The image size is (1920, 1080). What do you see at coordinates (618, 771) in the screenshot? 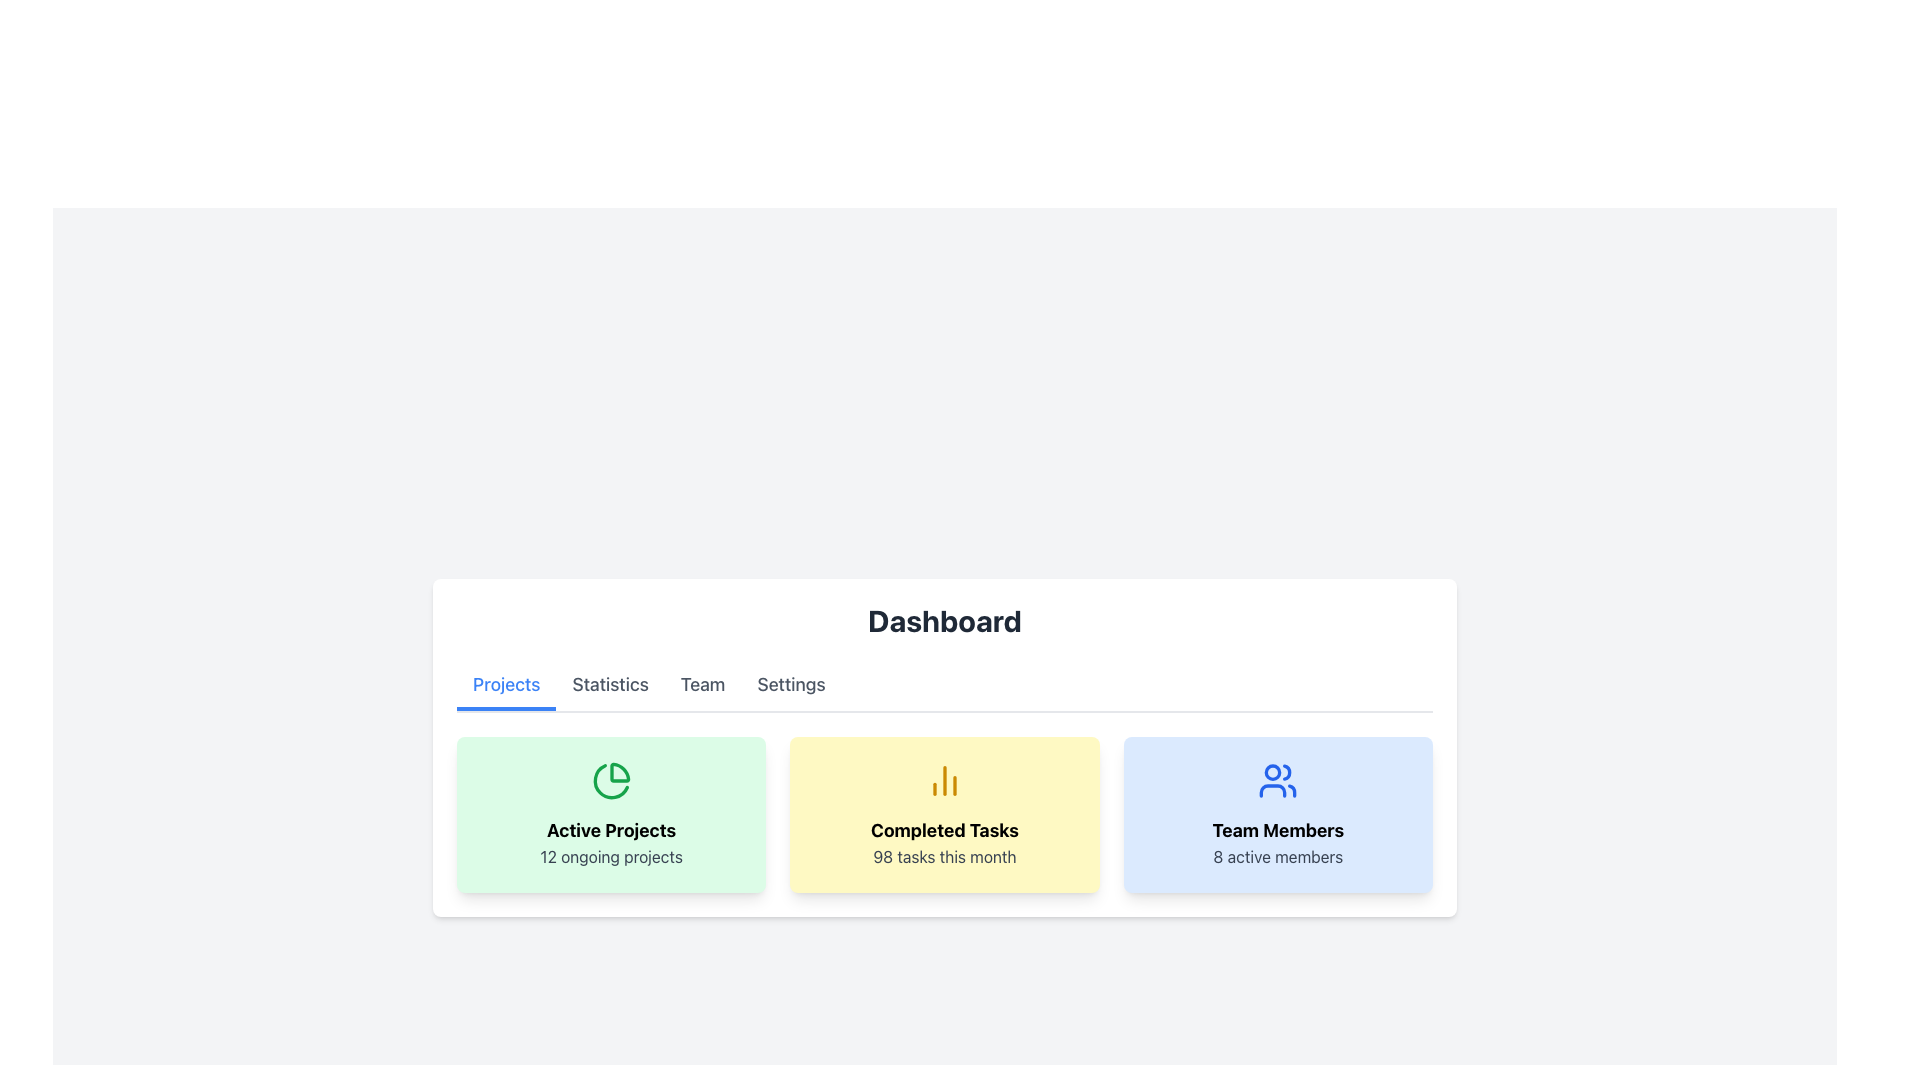
I see `the left segment of the pie chart icon in the 'Active Projects' card, which visually represents a portion of the whole for conveying statistical data` at bounding box center [618, 771].